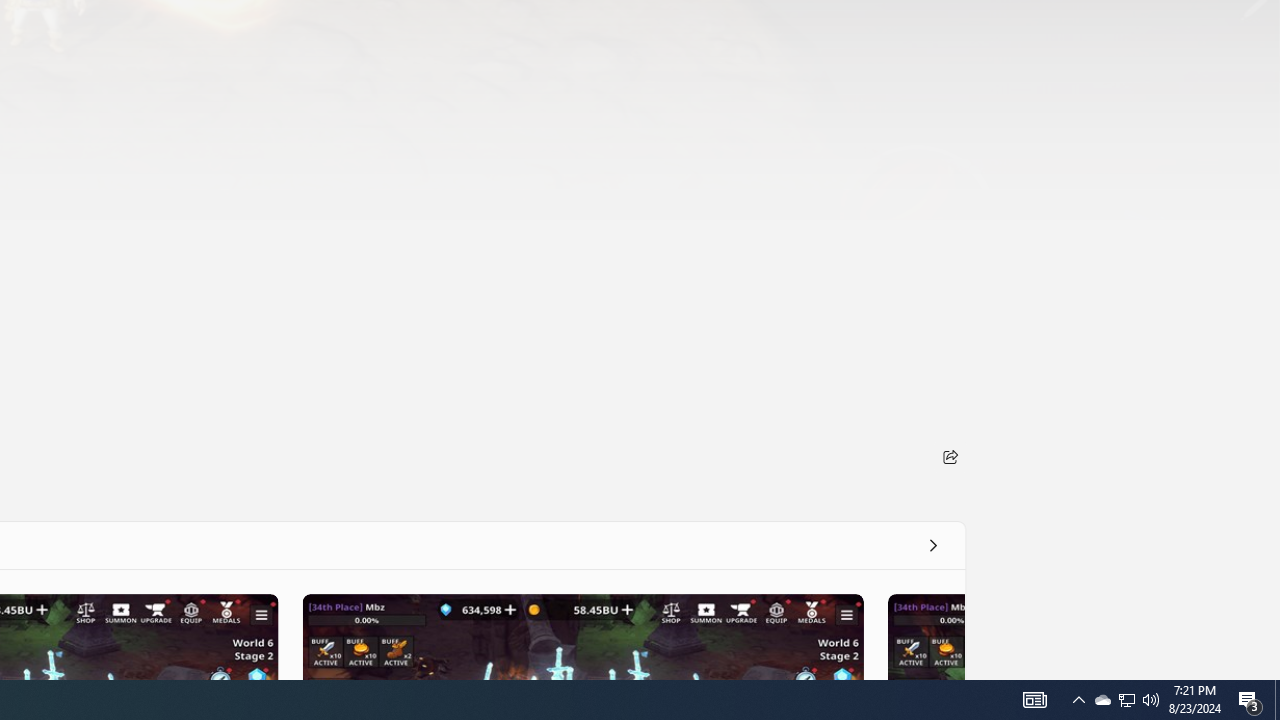  I want to click on 'Share', so click(949, 456).